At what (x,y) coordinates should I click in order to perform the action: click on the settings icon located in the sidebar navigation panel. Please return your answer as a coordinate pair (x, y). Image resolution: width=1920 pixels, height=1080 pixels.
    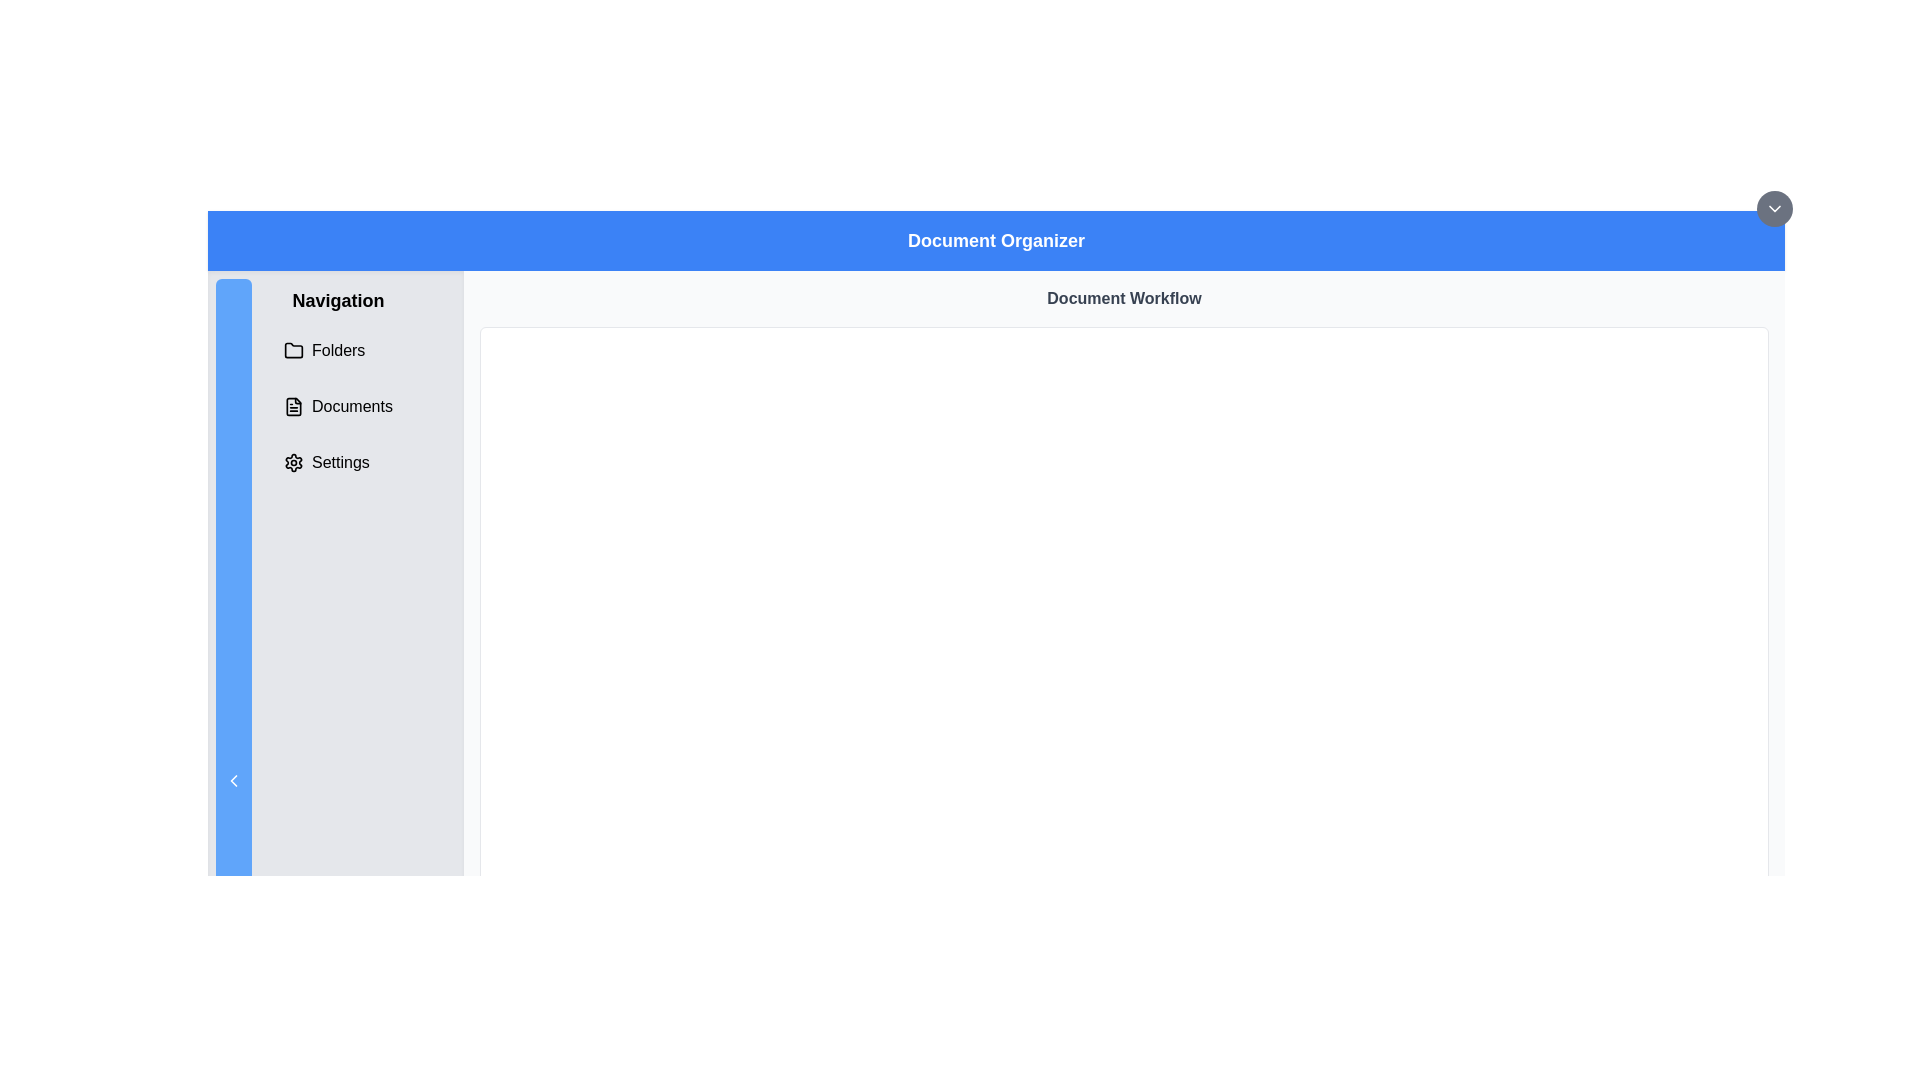
    Looking at the image, I should click on (292, 462).